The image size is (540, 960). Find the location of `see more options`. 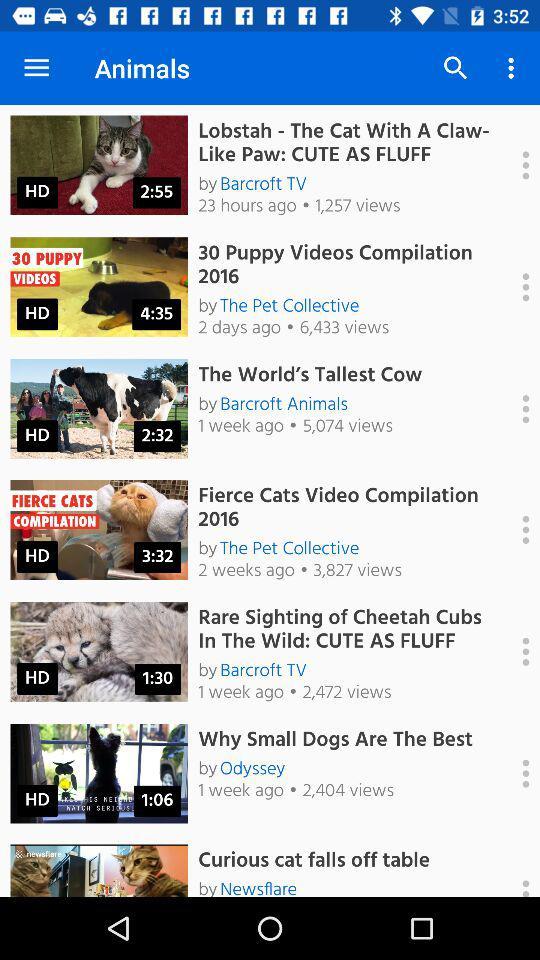

see more options is located at coordinates (515, 650).